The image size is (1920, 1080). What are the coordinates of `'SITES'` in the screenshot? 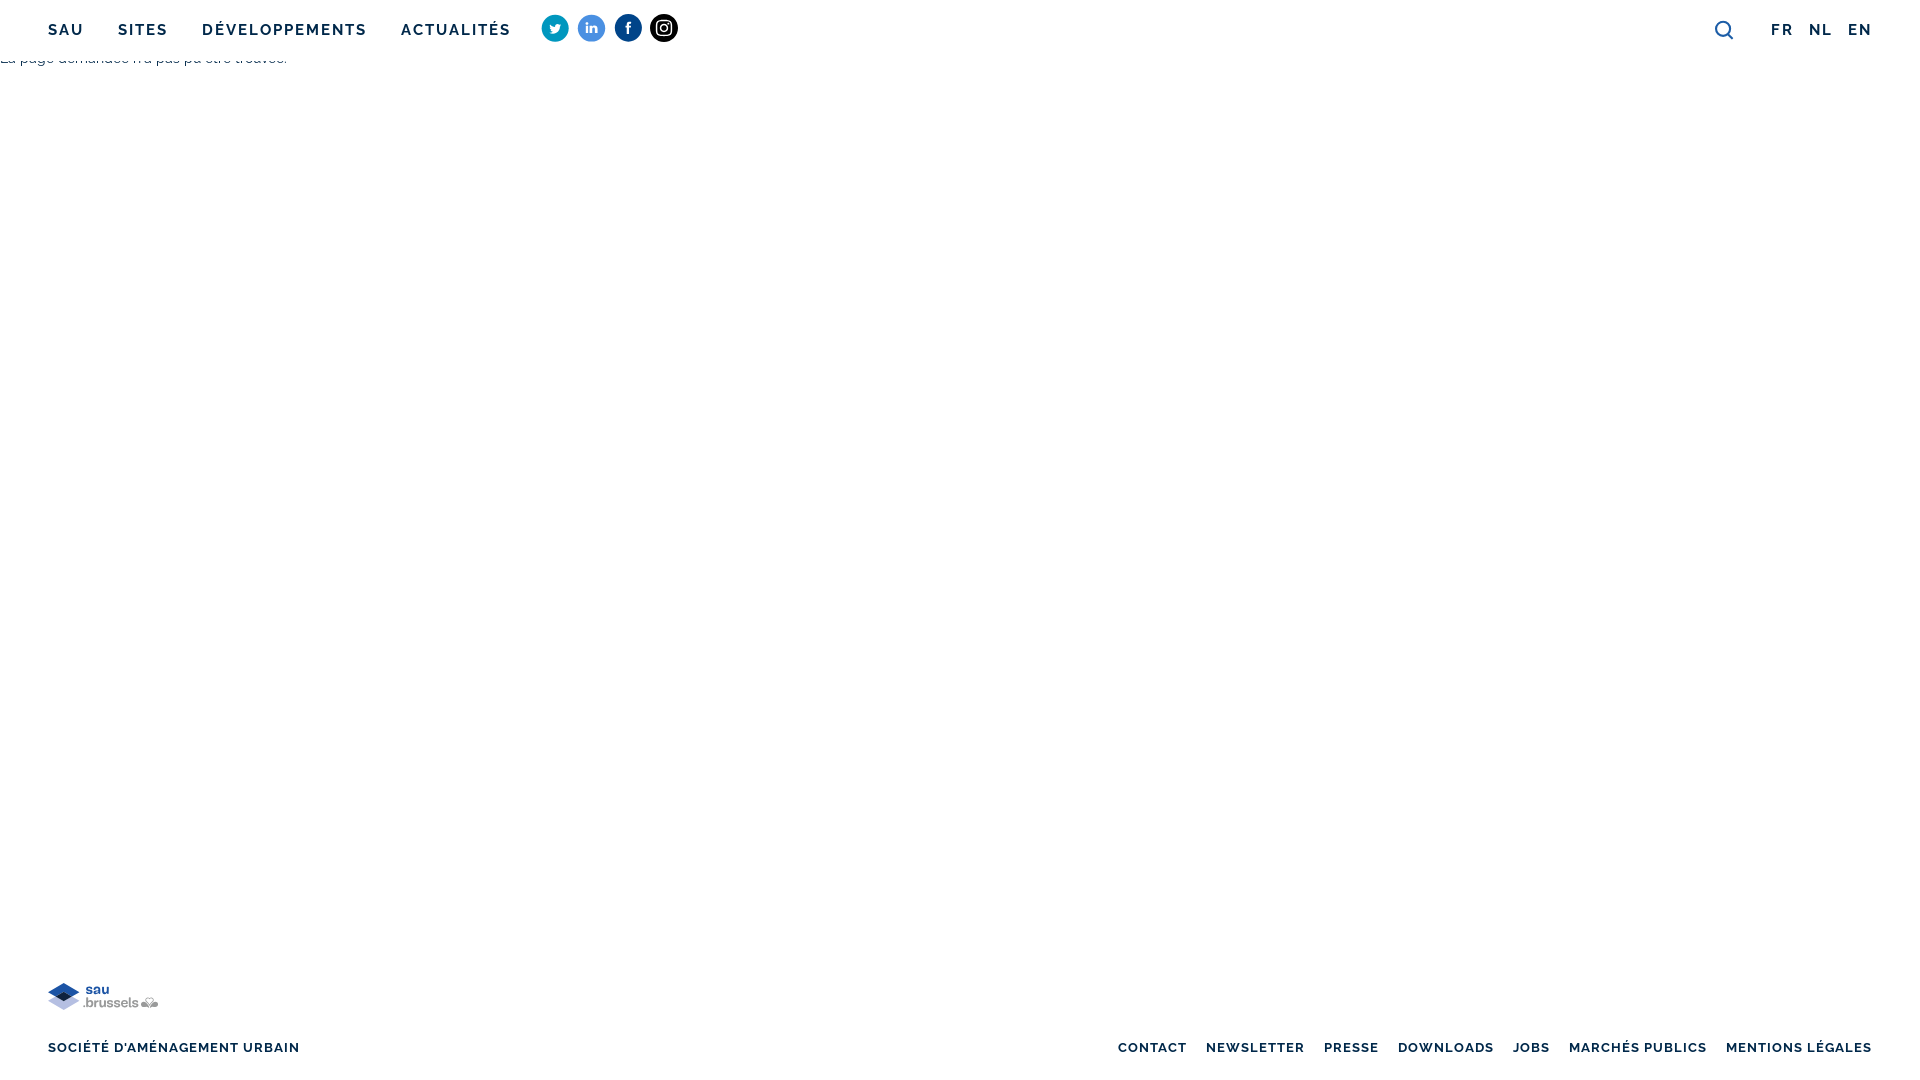 It's located at (142, 30).